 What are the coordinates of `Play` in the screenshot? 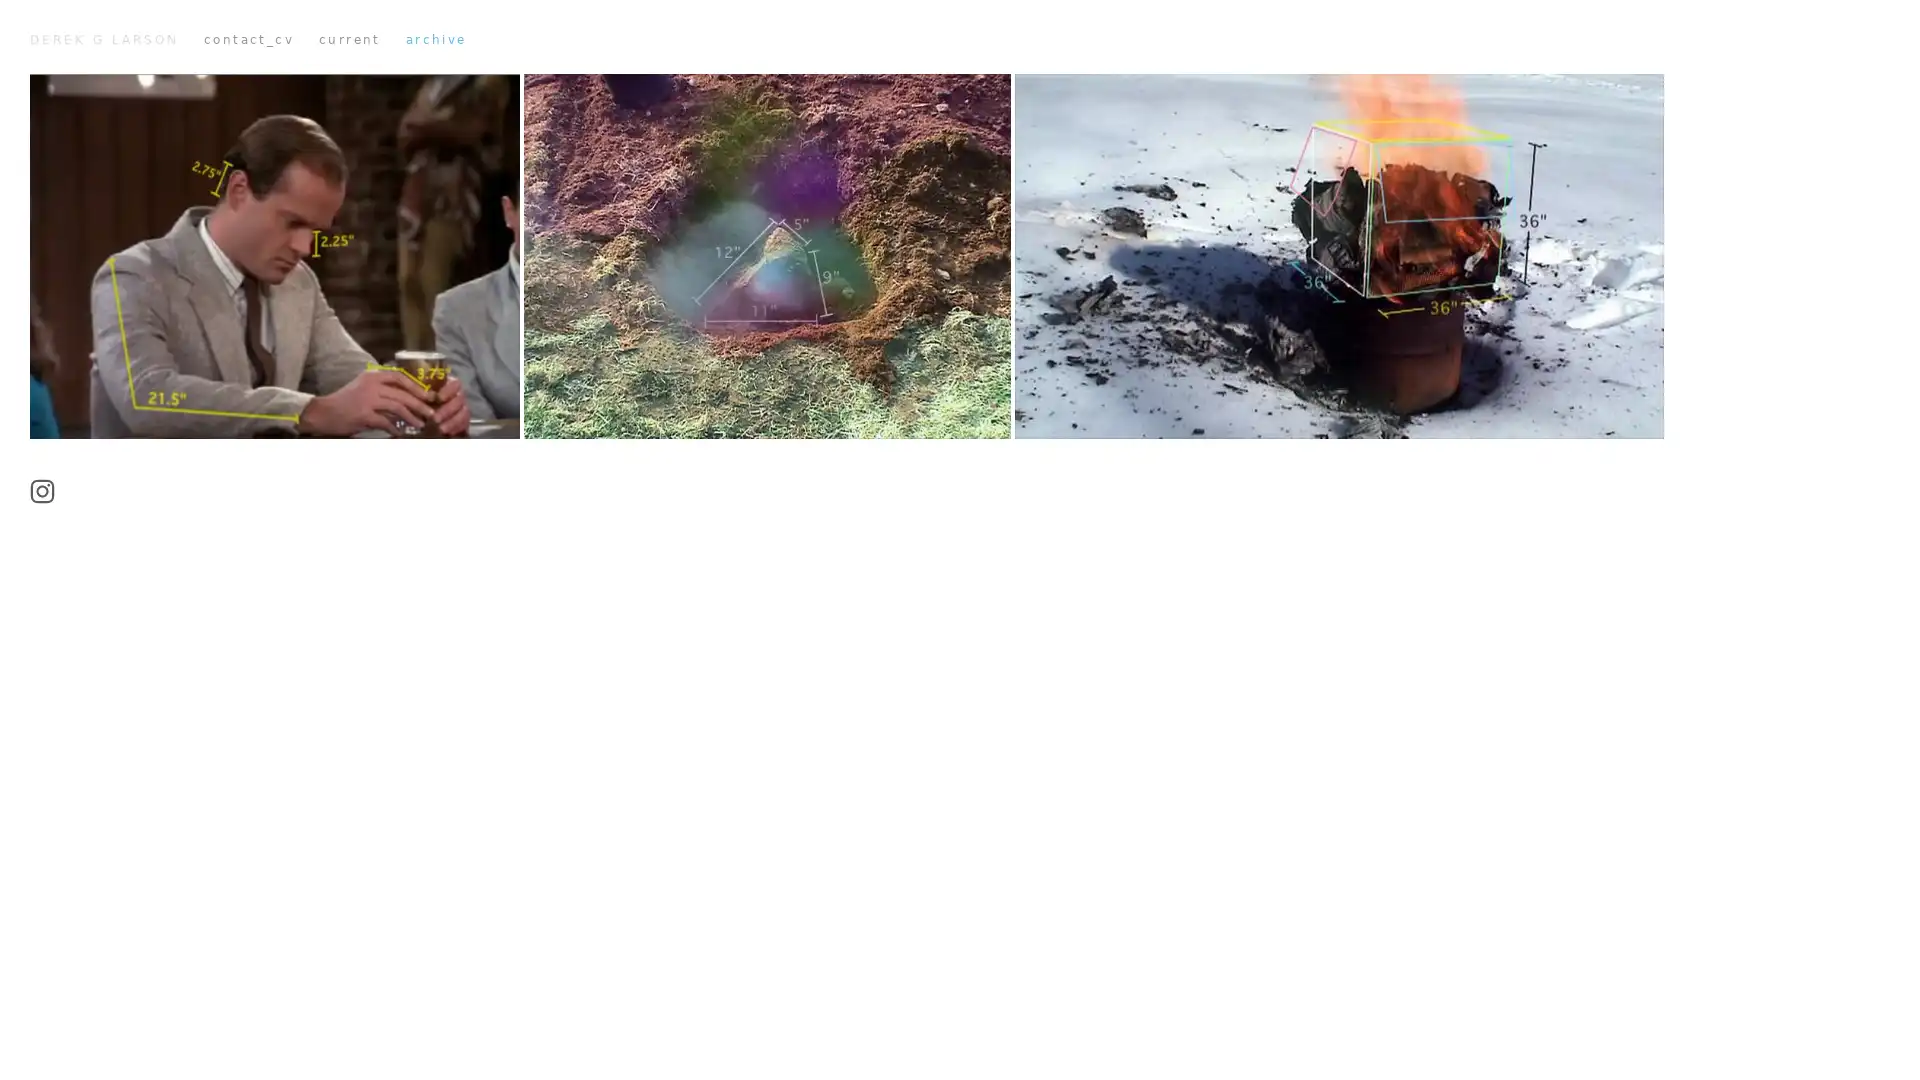 It's located at (960, 910).